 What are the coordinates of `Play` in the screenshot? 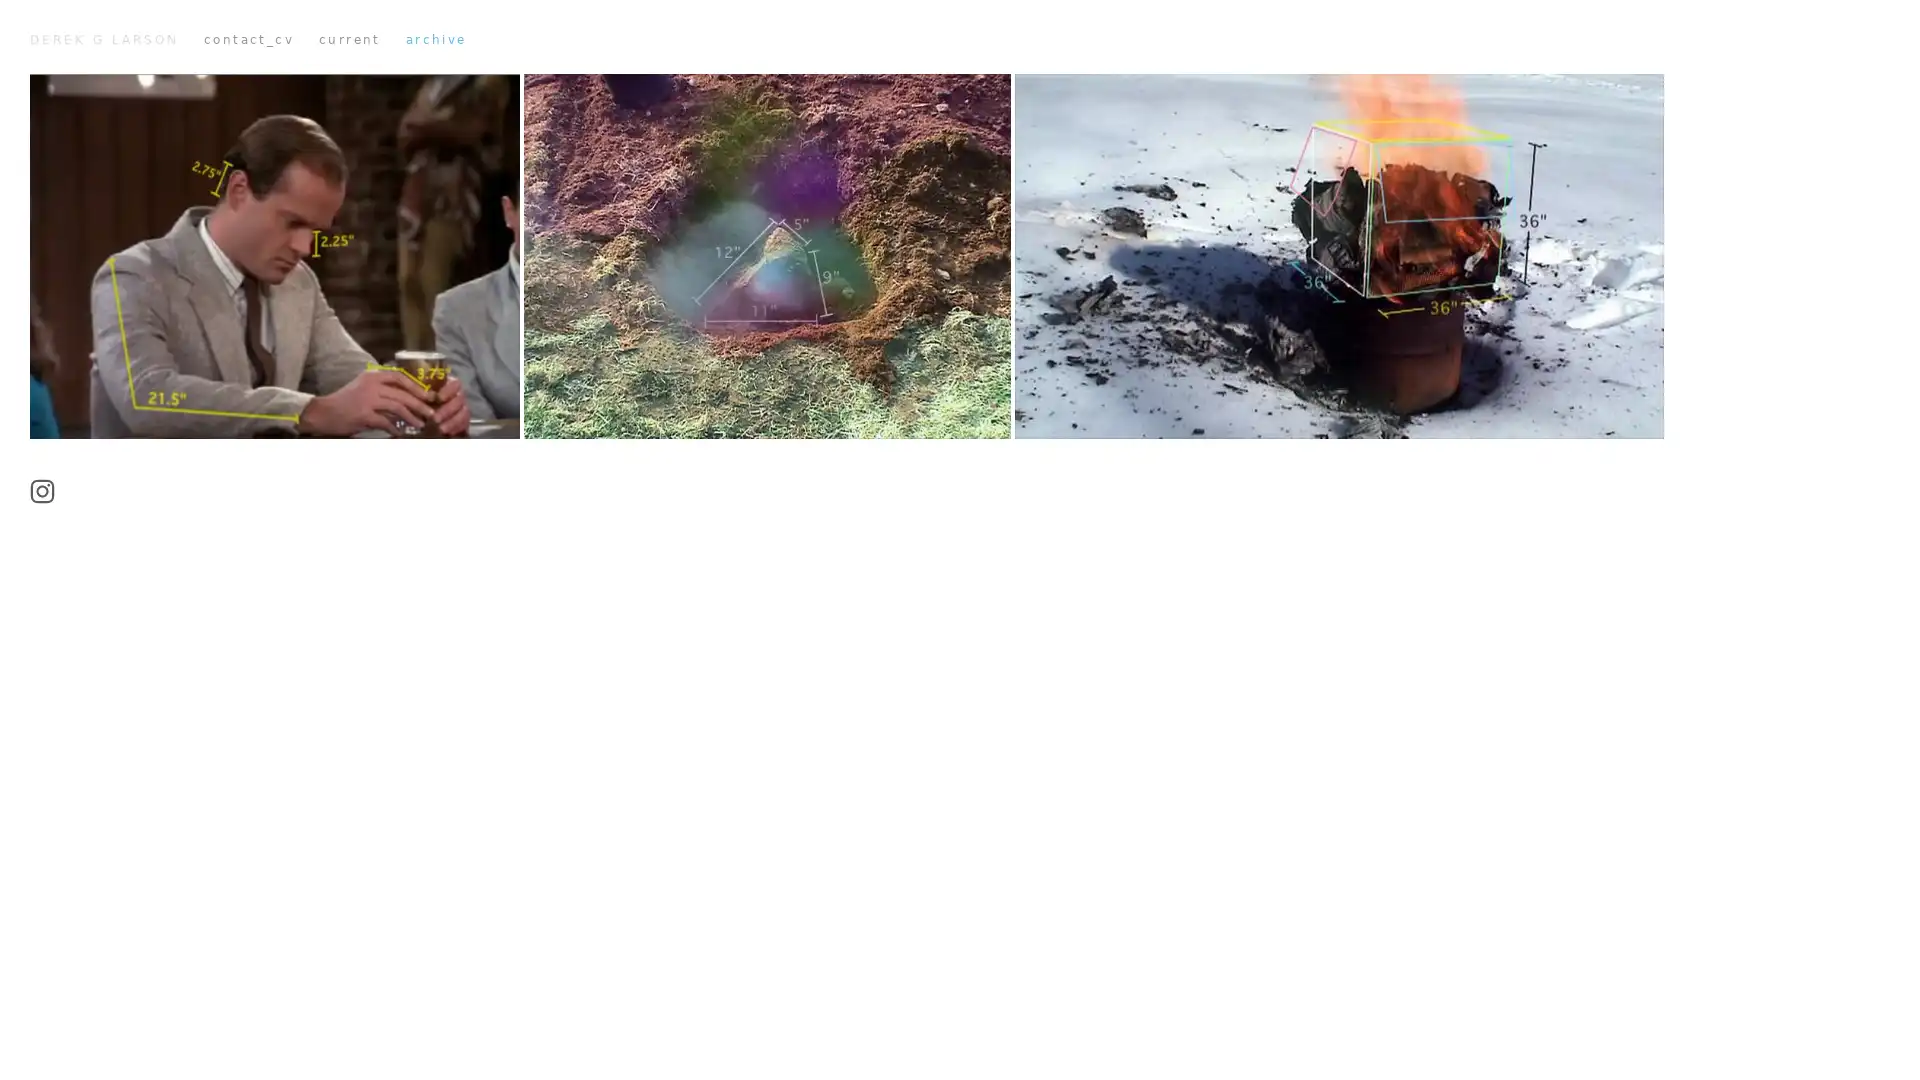 It's located at (960, 910).